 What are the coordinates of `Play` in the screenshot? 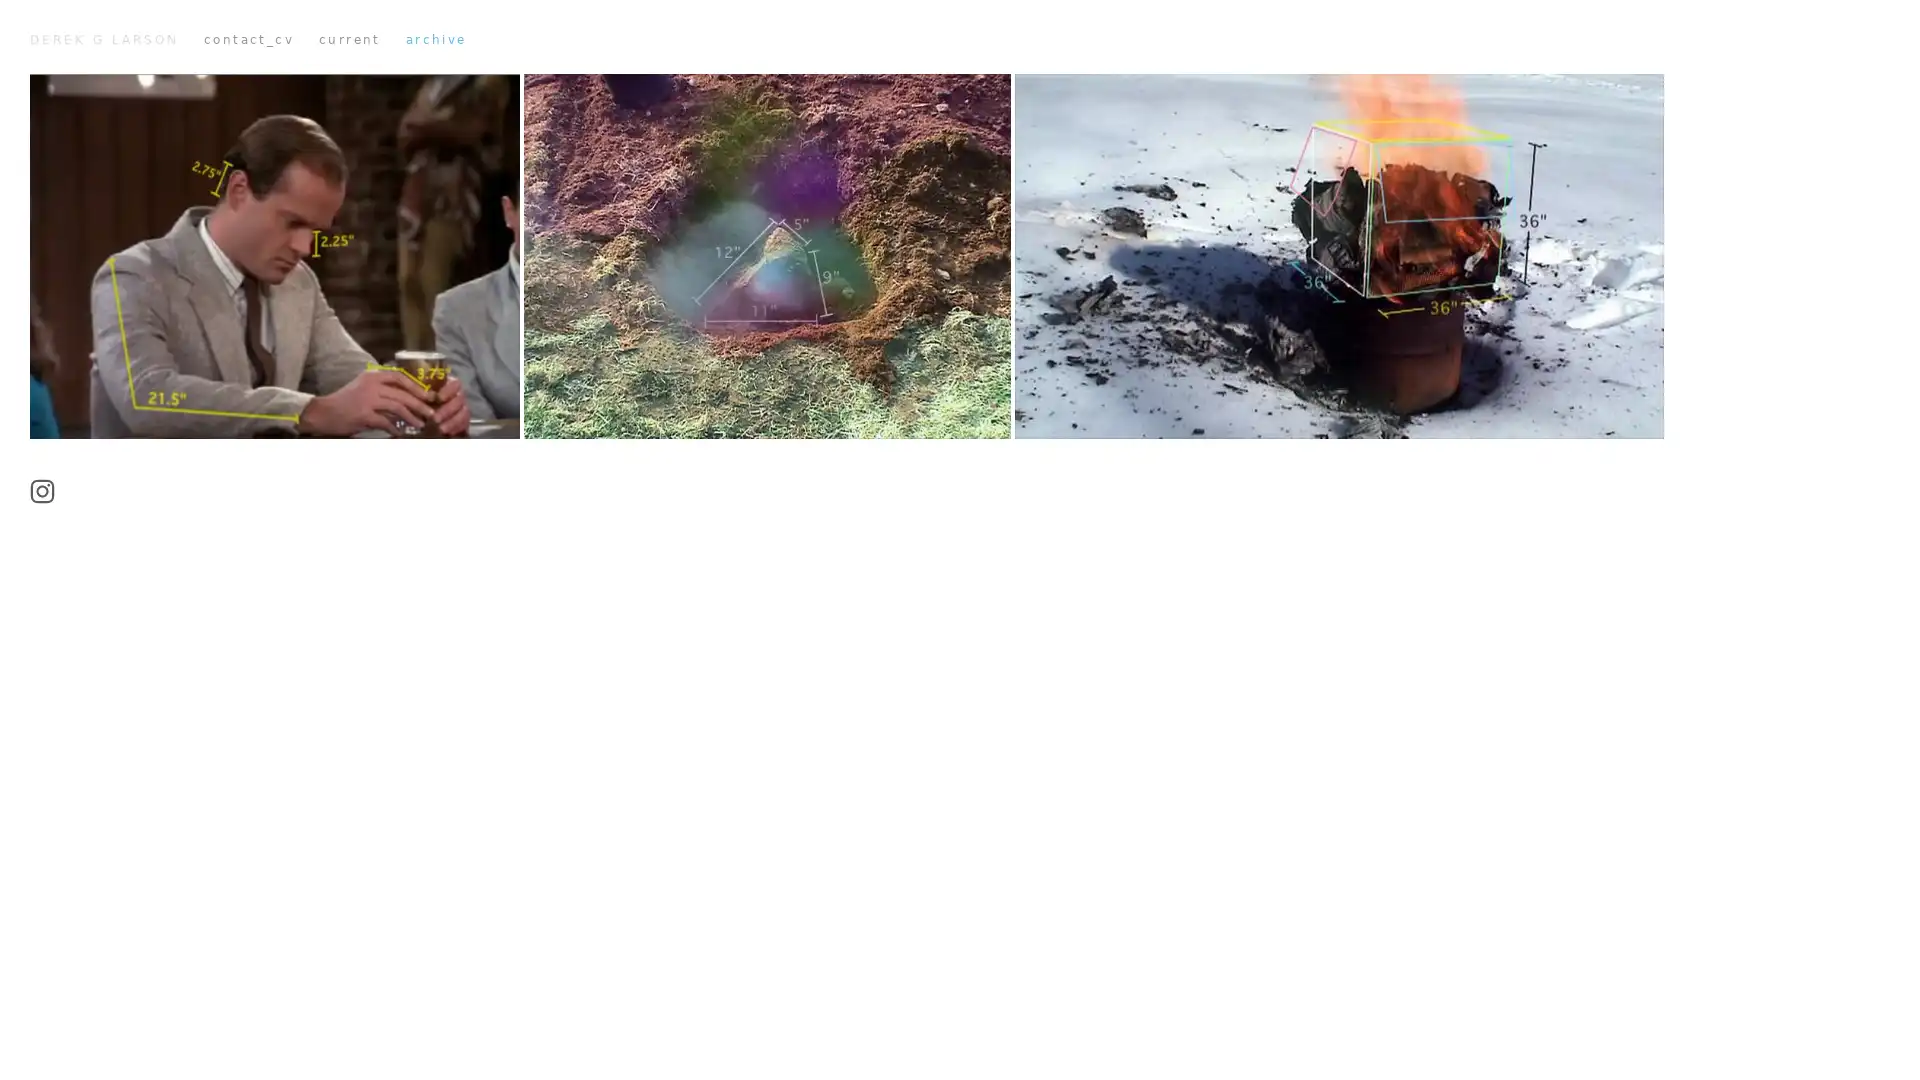 It's located at (960, 910).